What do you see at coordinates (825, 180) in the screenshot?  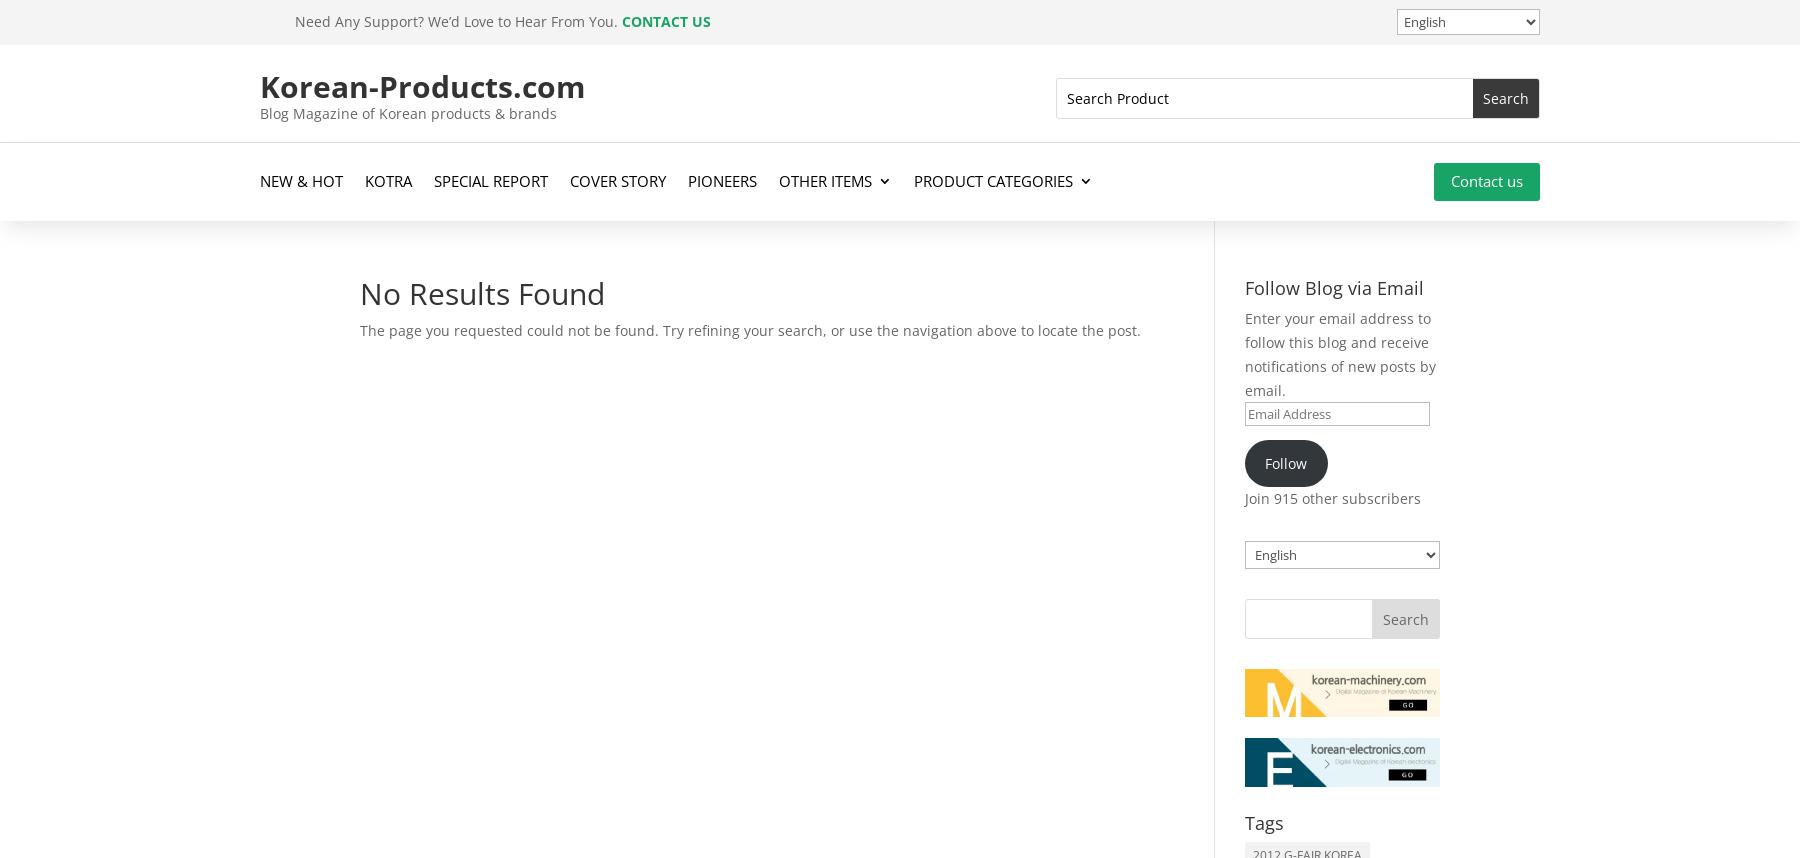 I see `'OTHER ITEMS'` at bounding box center [825, 180].